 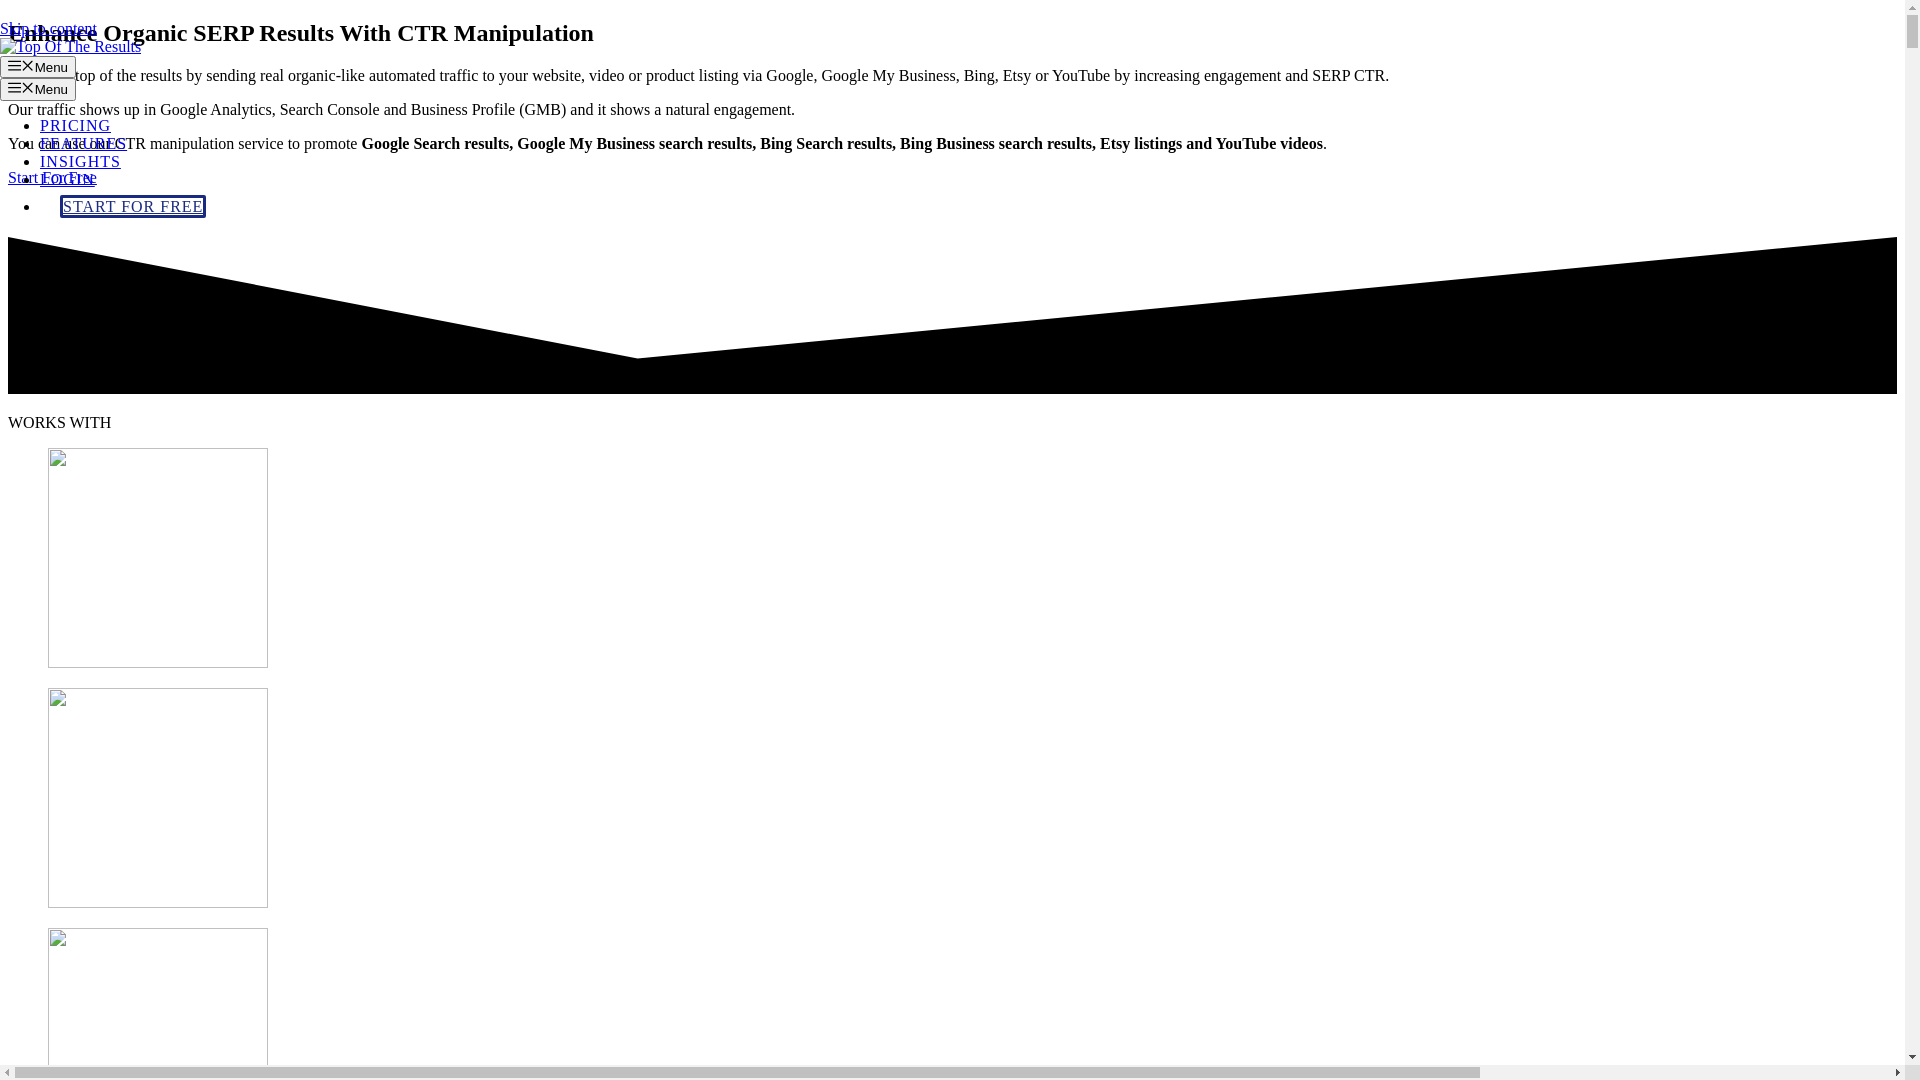 What do you see at coordinates (80, 160) in the screenshot?
I see `'INSIGHTS'` at bounding box center [80, 160].